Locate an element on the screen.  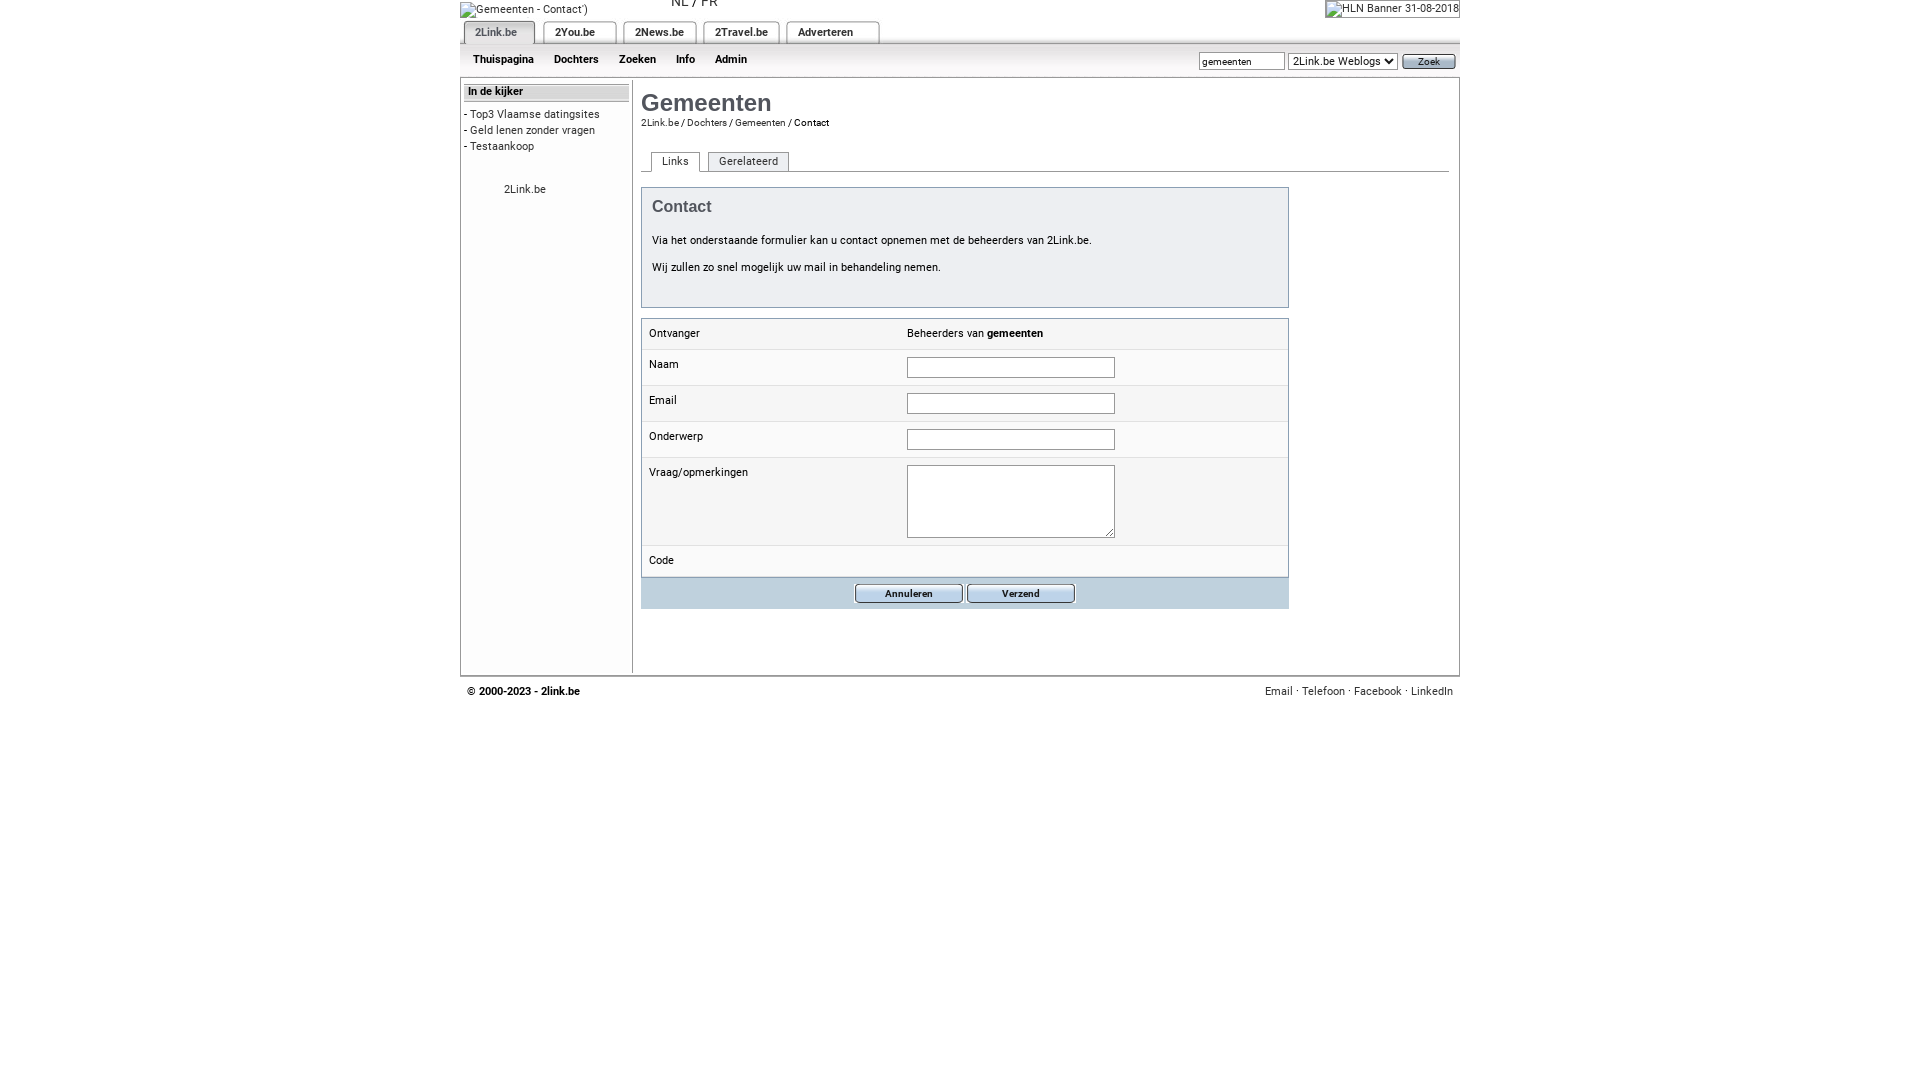
'Testaankoop' is located at coordinates (502, 145).